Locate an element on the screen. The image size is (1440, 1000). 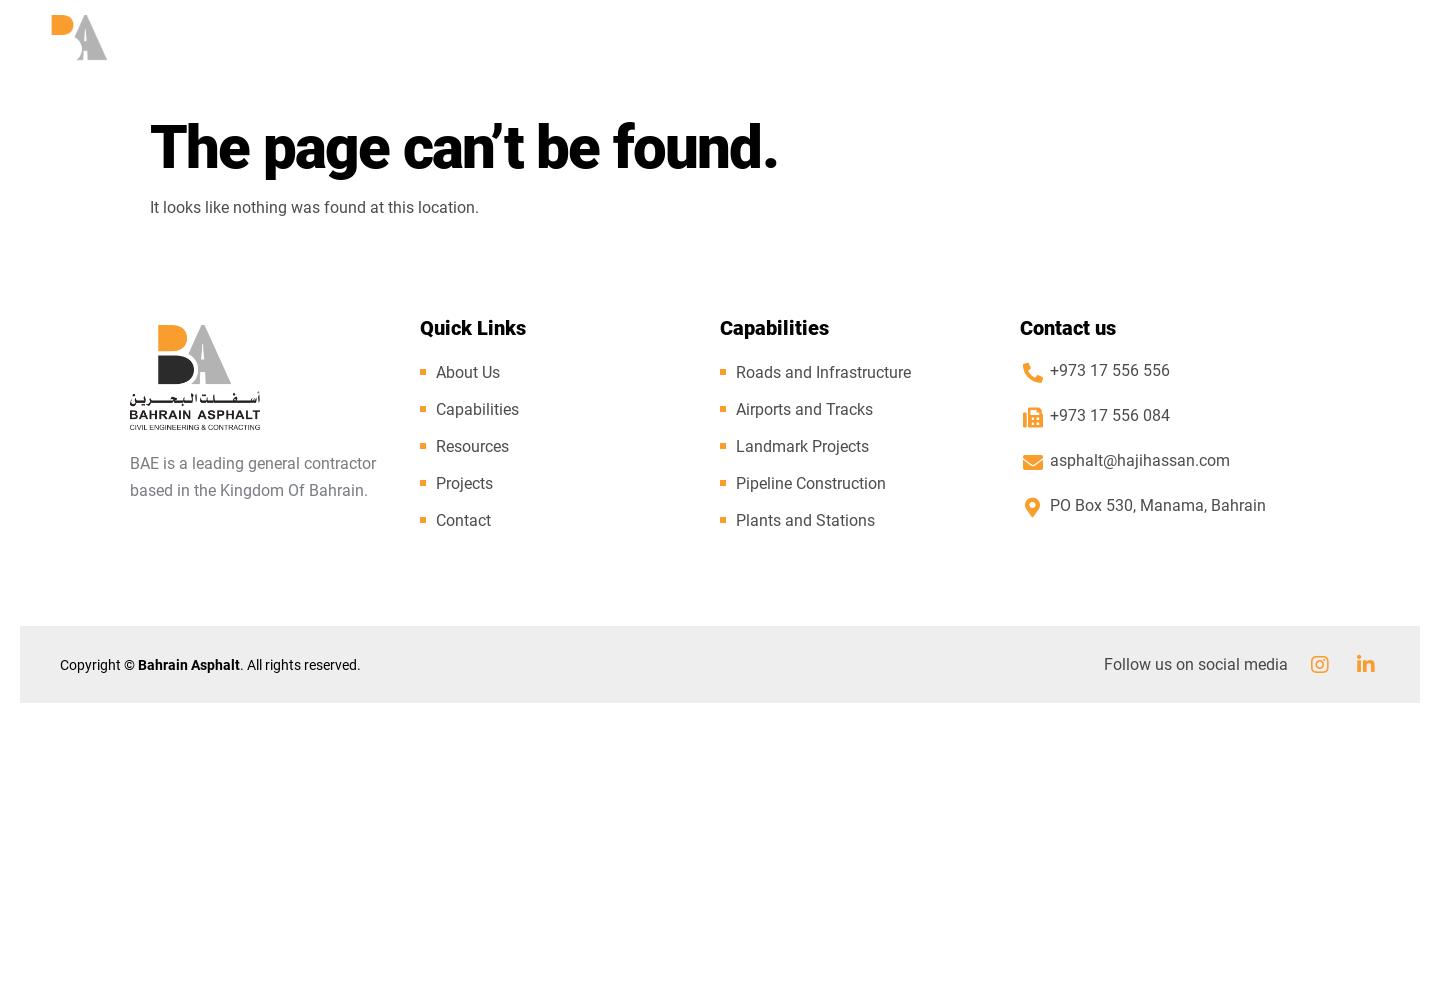
'. All rights reserved.' is located at coordinates (299, 664).